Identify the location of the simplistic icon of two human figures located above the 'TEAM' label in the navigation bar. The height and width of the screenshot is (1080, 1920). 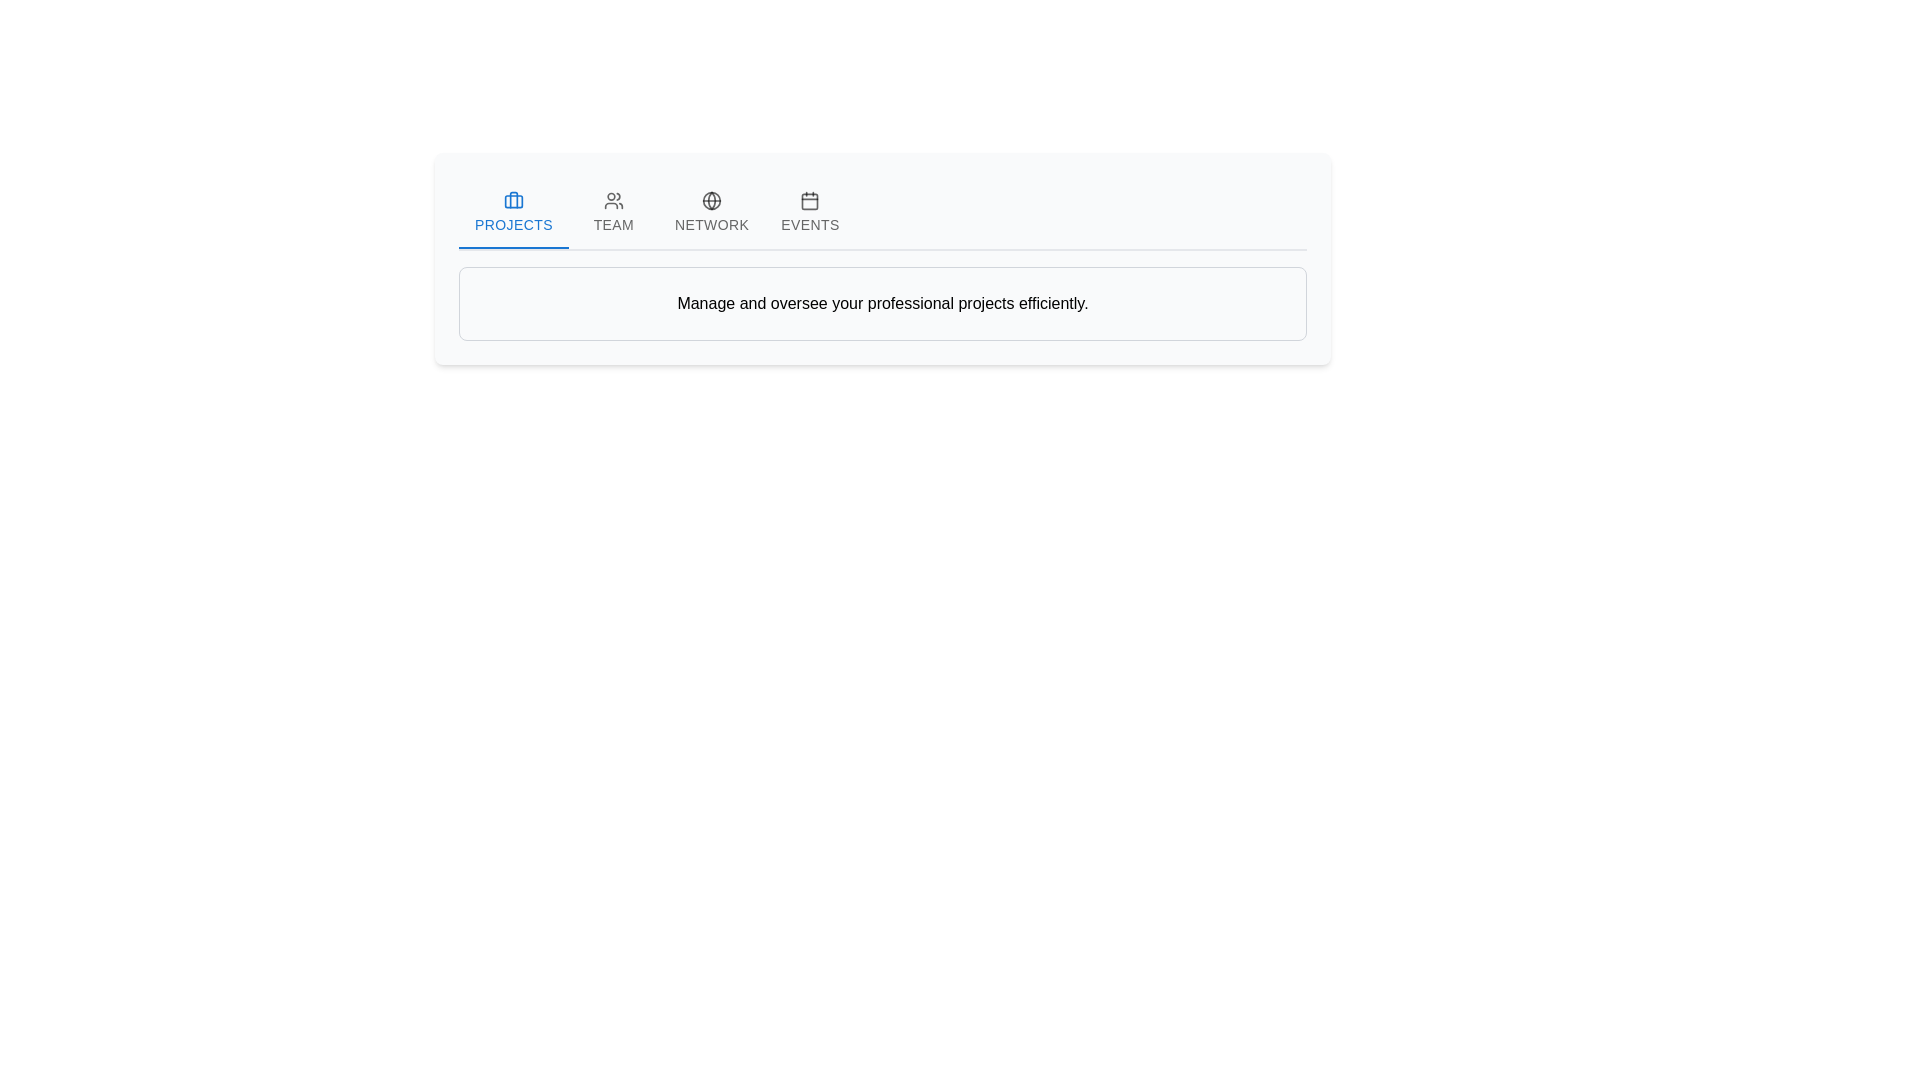
(612, 201).